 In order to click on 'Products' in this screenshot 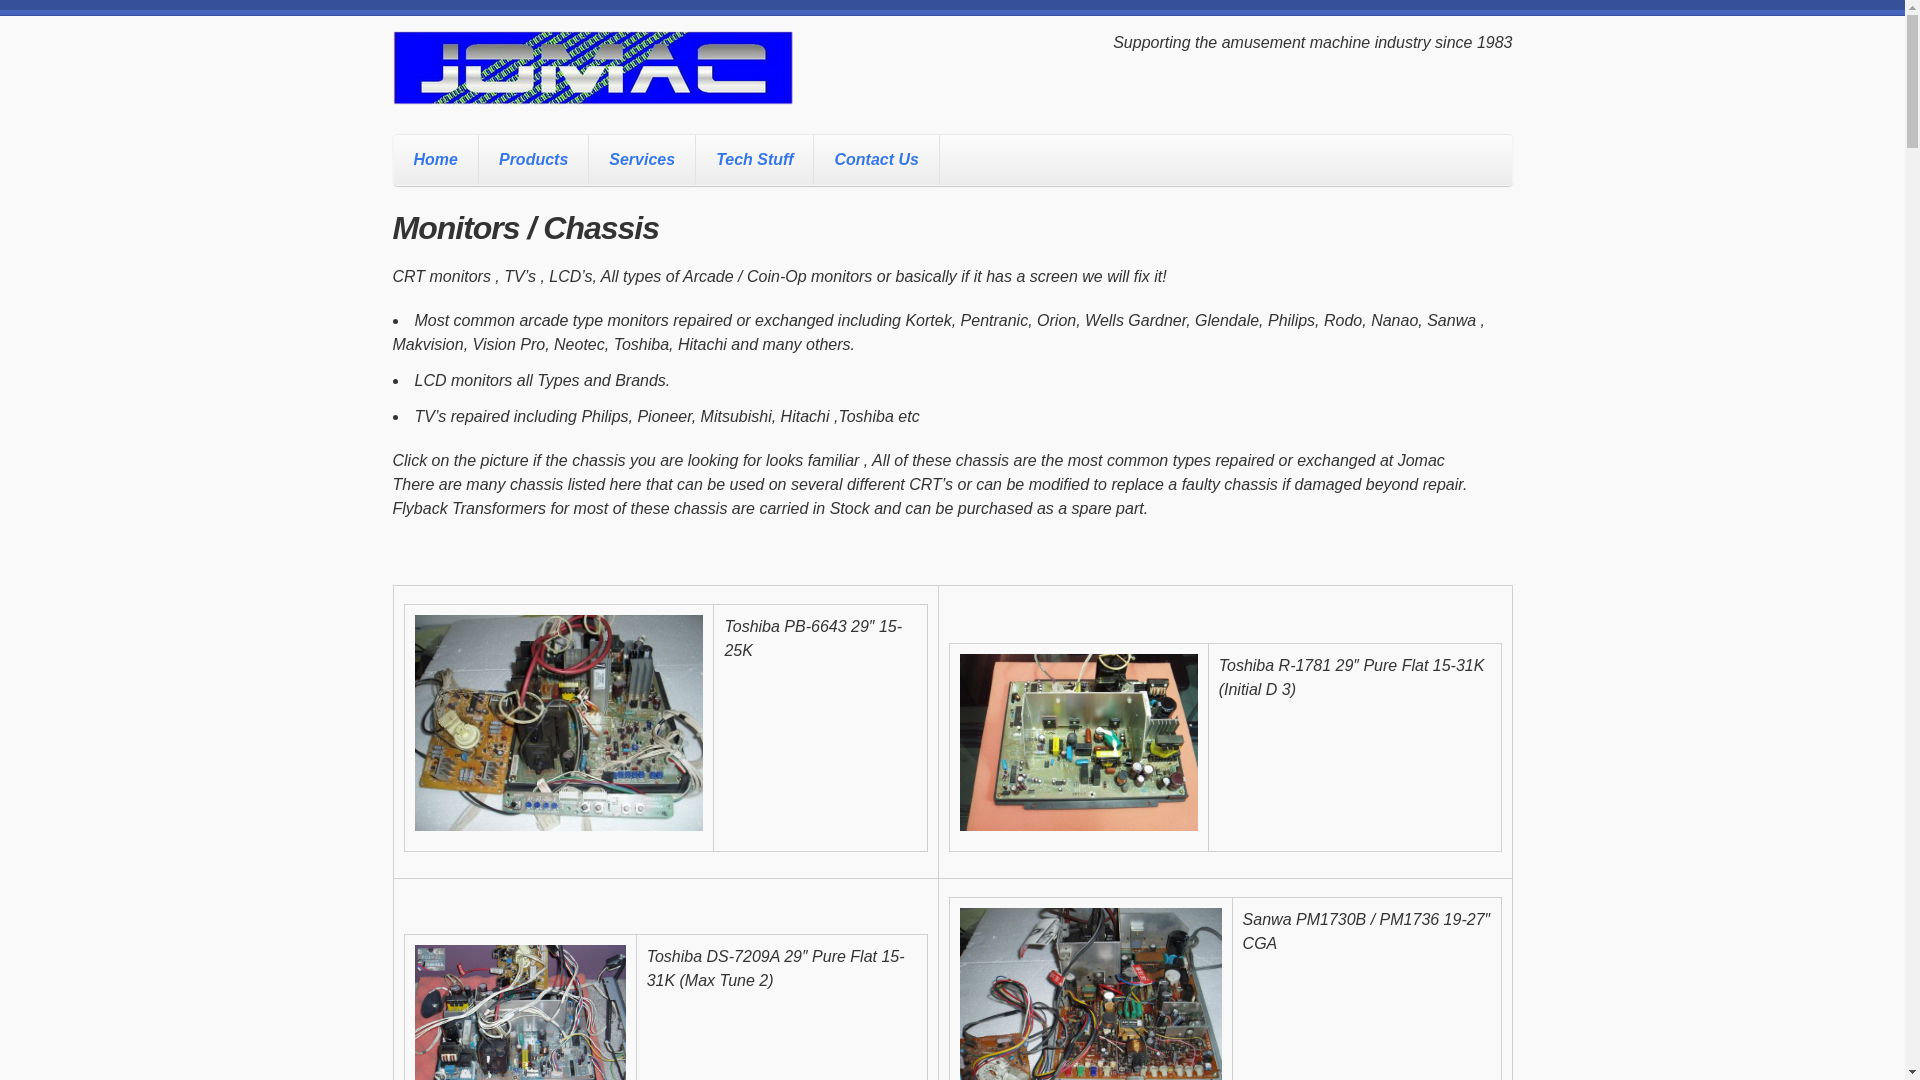, I will do `click(533, 158)`.